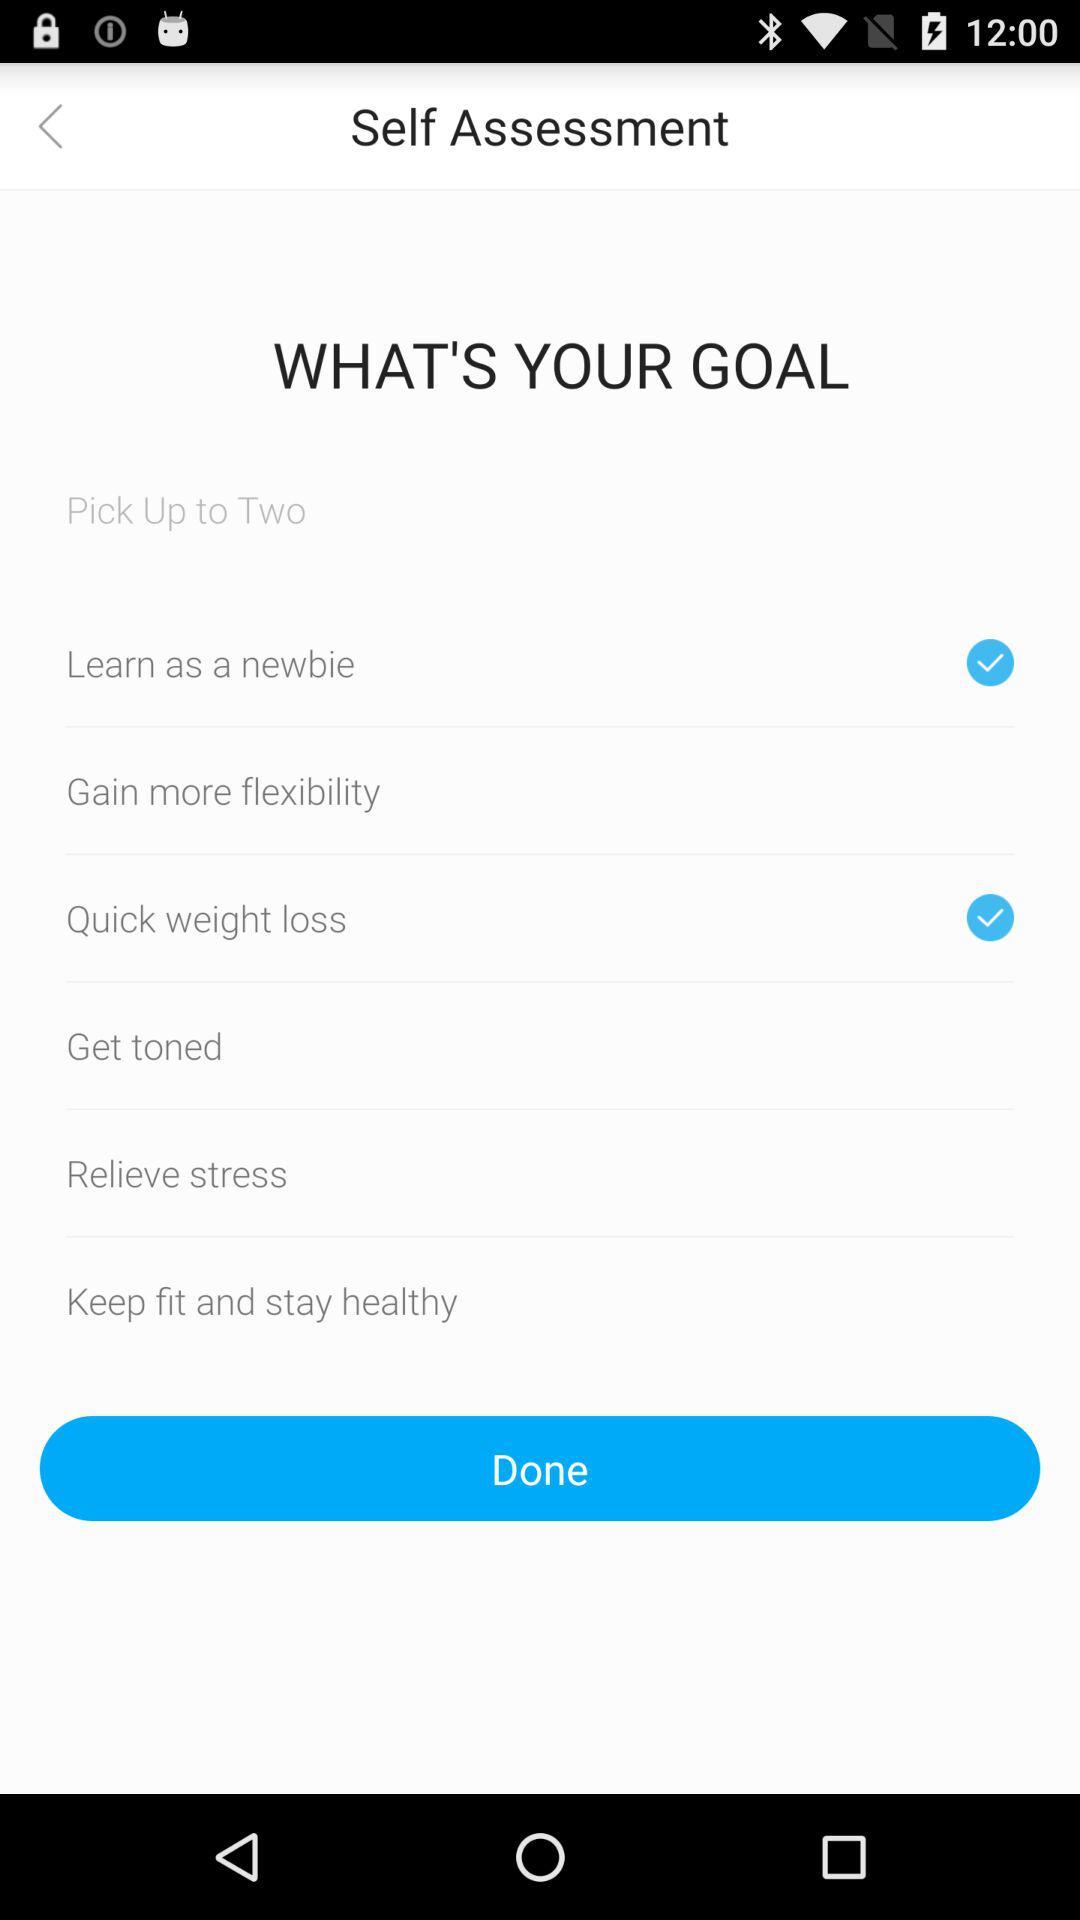  I want to click on the done icon, so click(540, 1468).